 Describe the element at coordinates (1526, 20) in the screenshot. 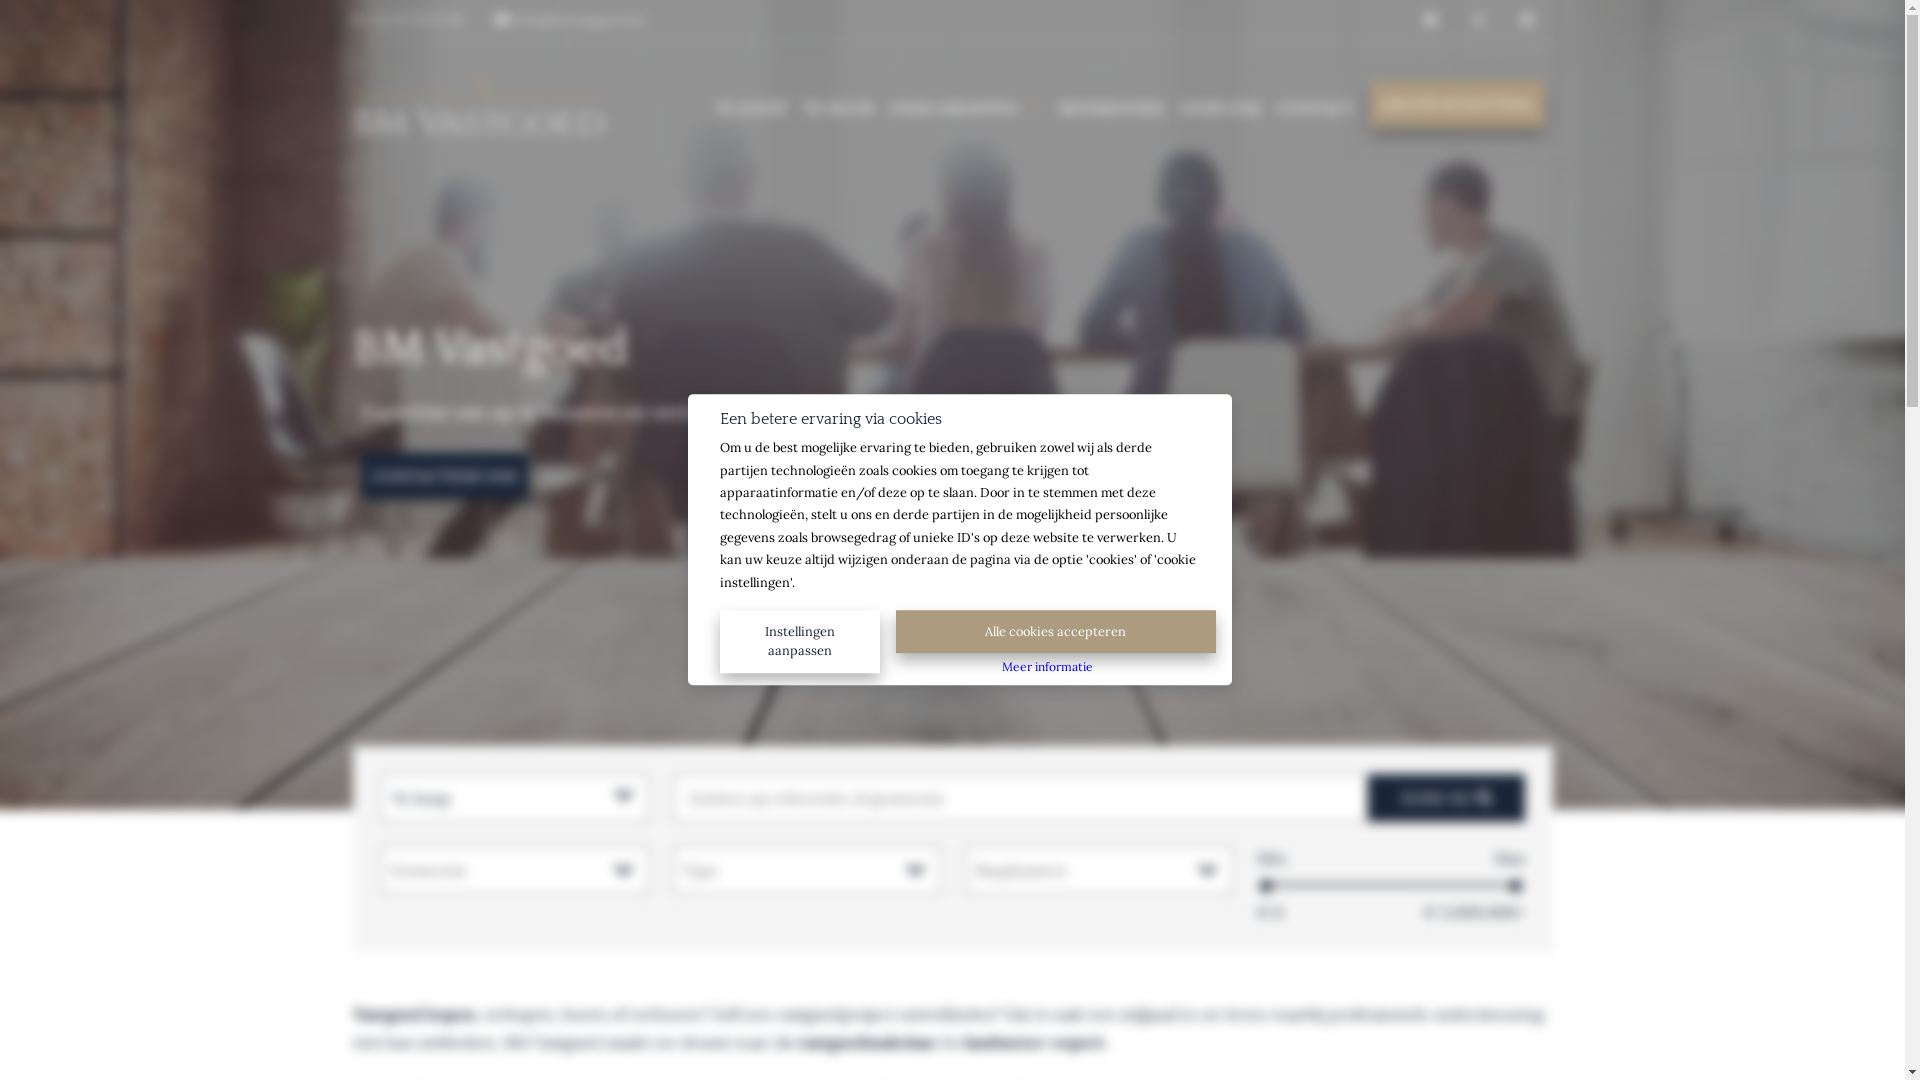

I see `' '` at that location.